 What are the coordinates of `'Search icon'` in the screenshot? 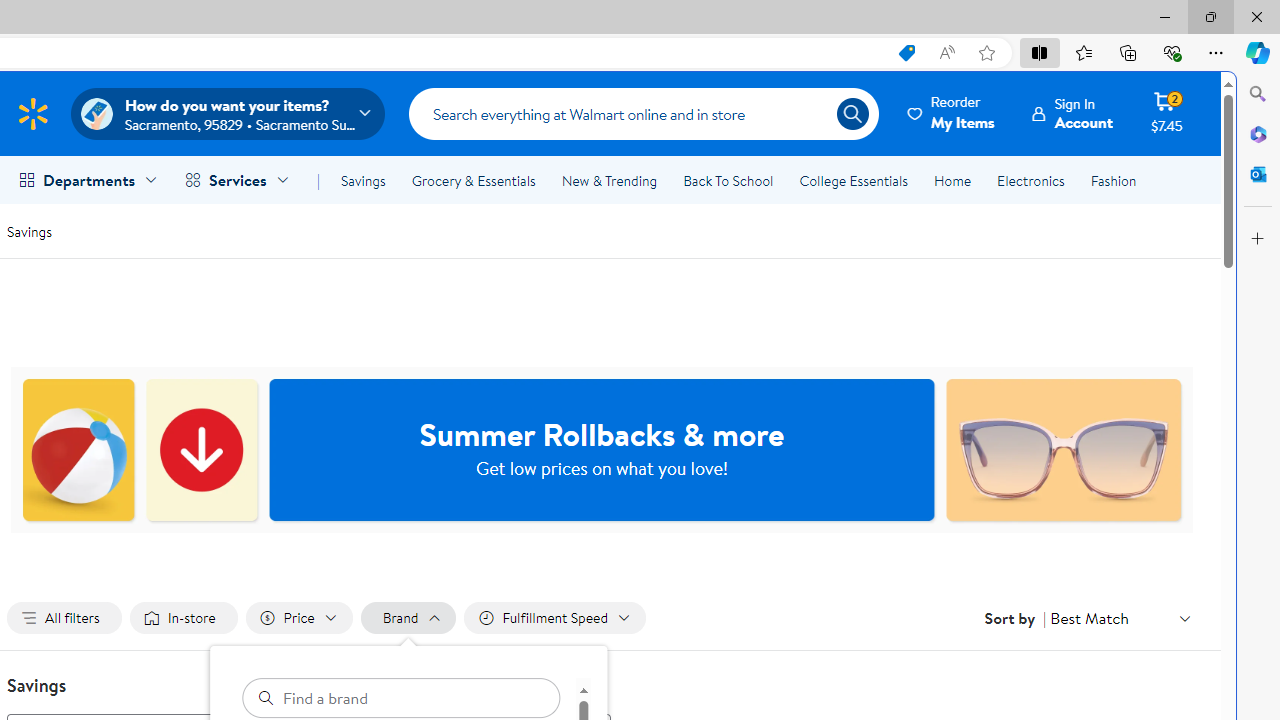 It's located at (852, 114).